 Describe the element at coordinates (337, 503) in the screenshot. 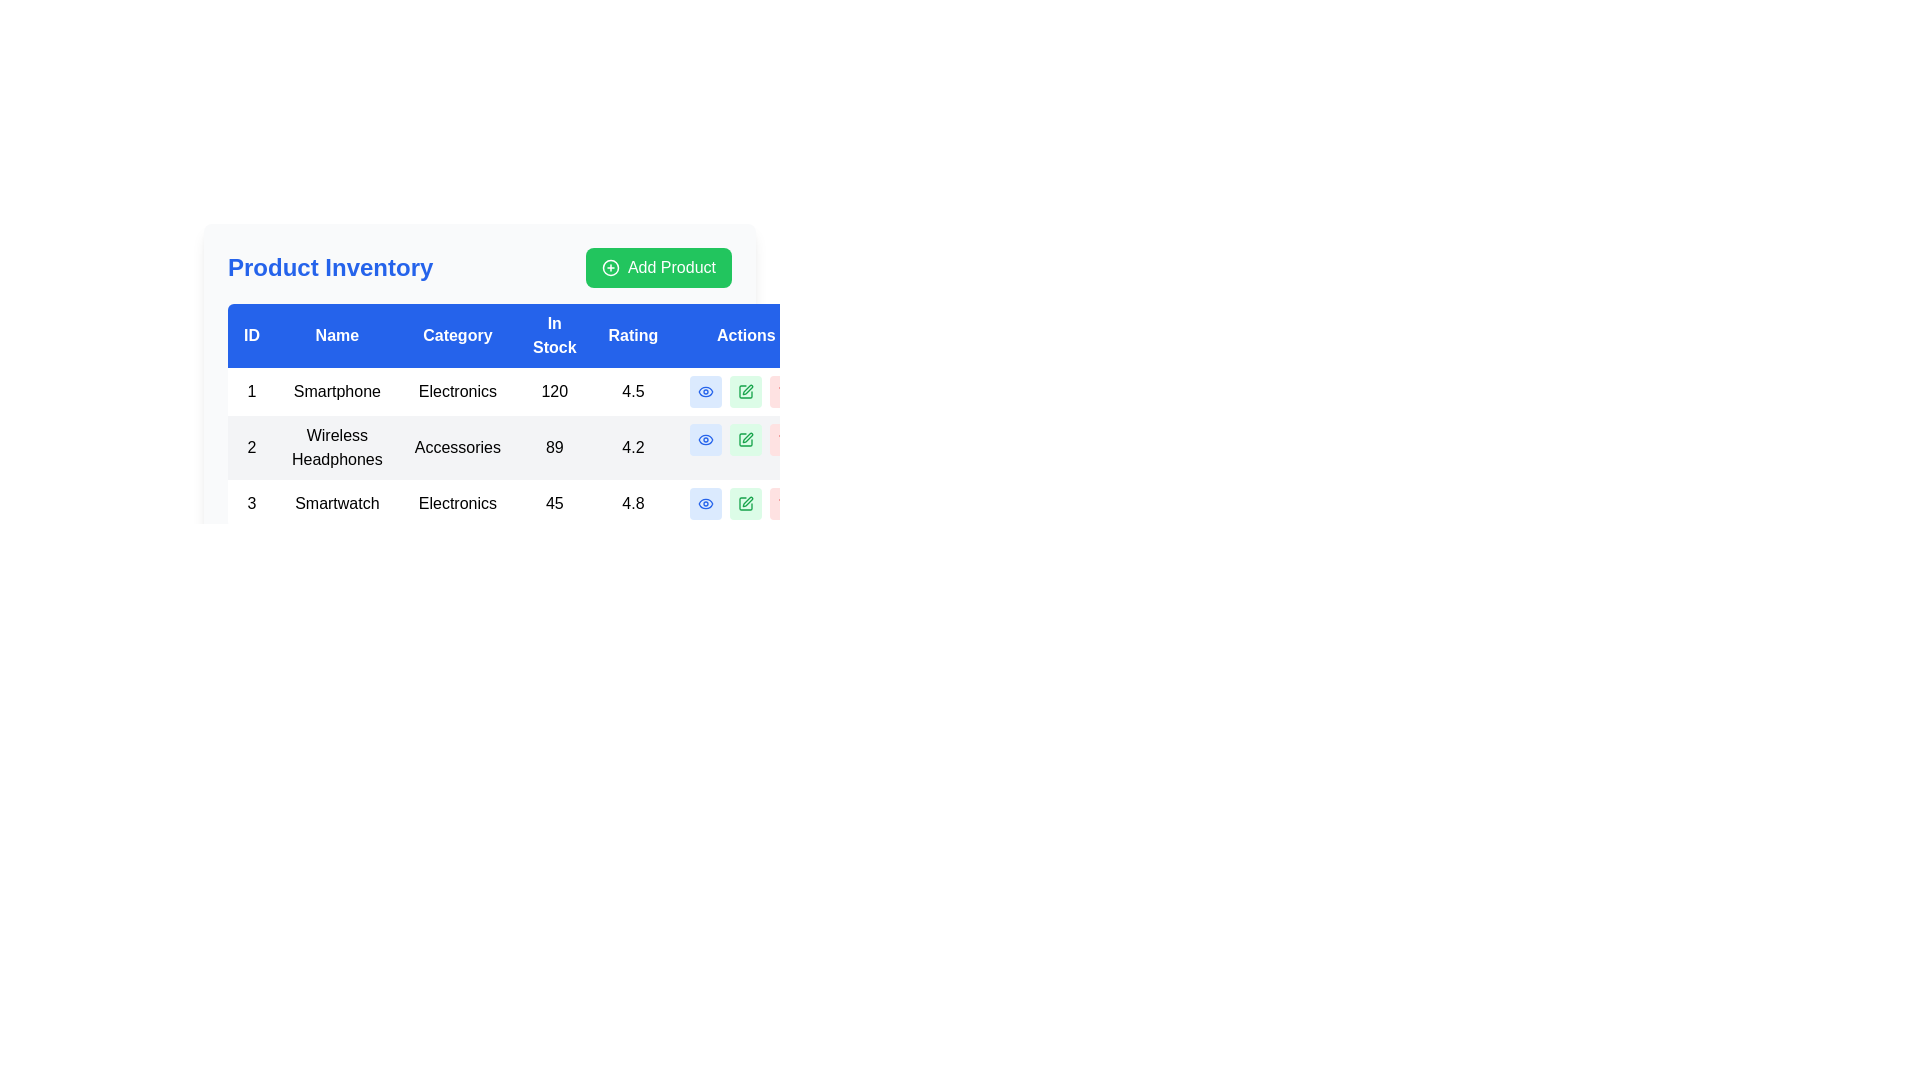

I see `the static text label displaying the product name in the third row of the table corresponding to ID '3'` at that location.